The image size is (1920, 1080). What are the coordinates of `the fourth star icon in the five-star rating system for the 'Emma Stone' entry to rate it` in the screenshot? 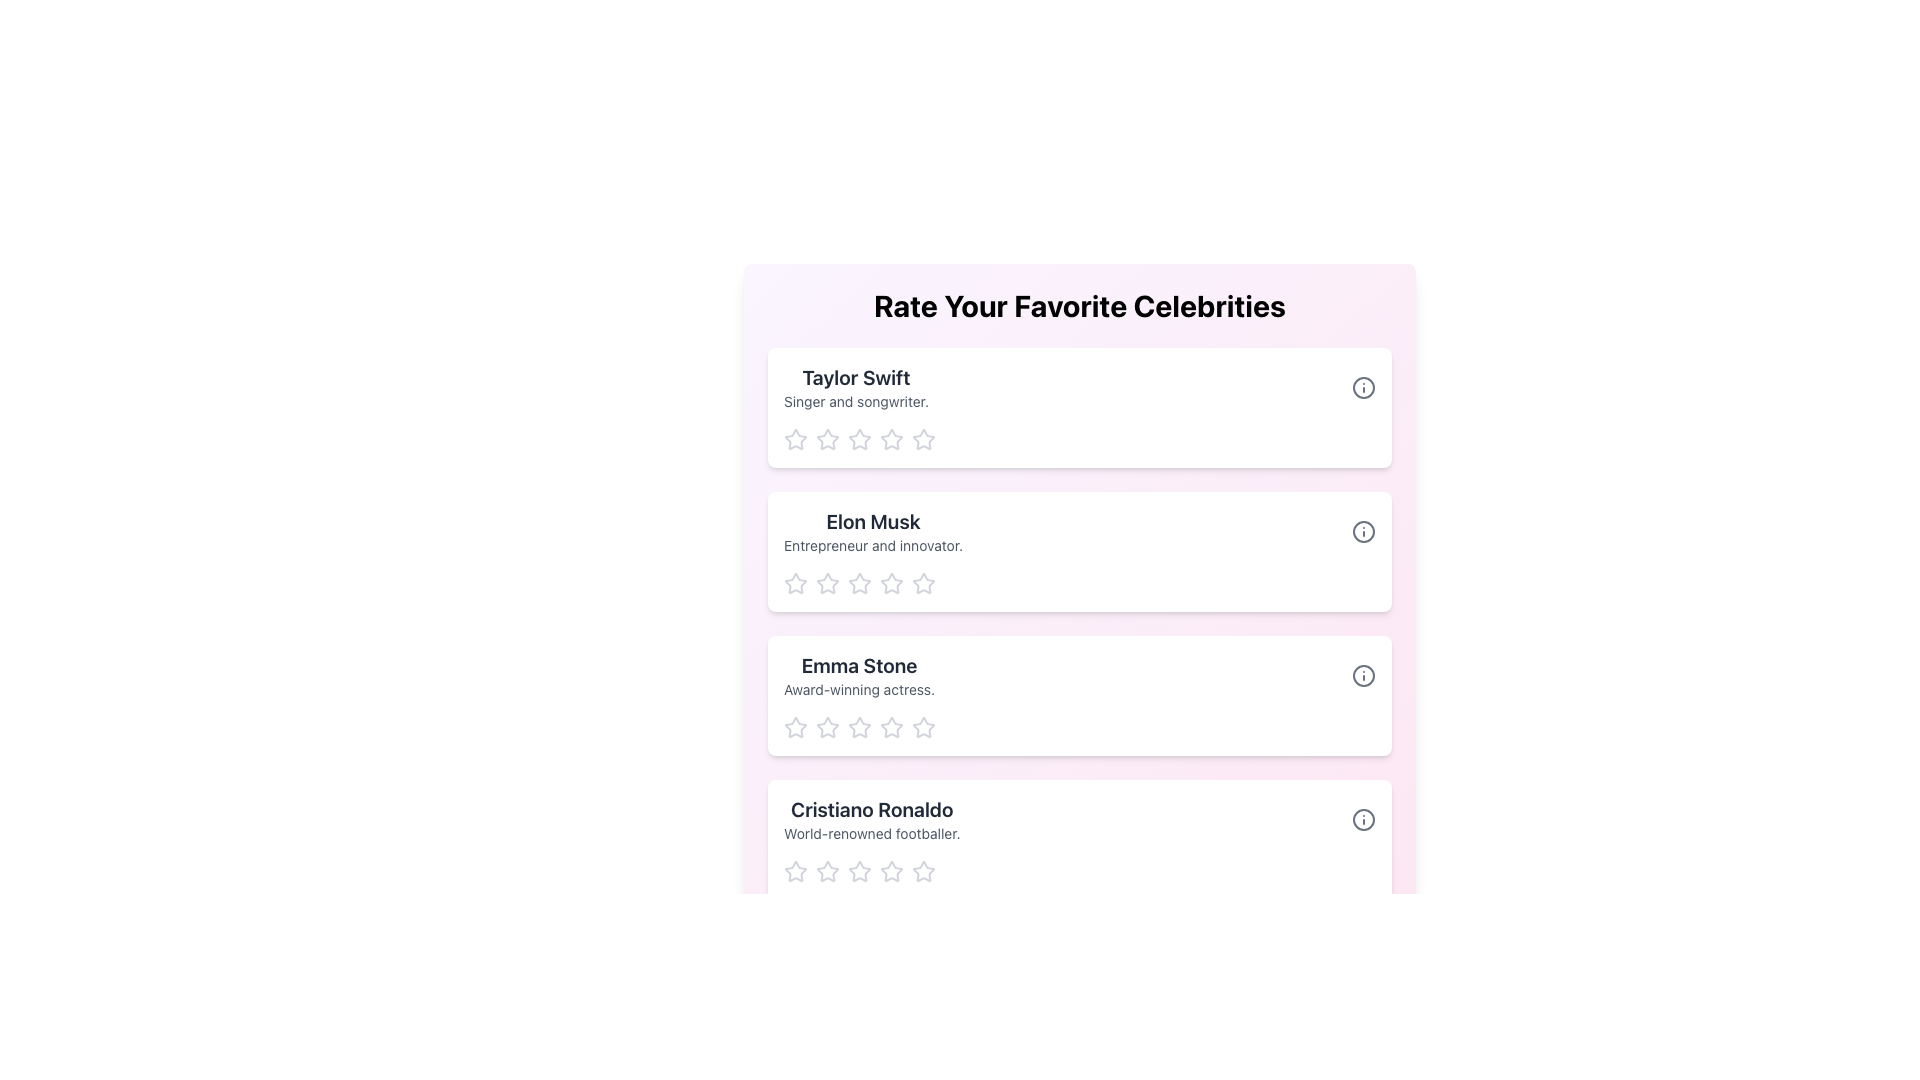 It's located at (891, 728).